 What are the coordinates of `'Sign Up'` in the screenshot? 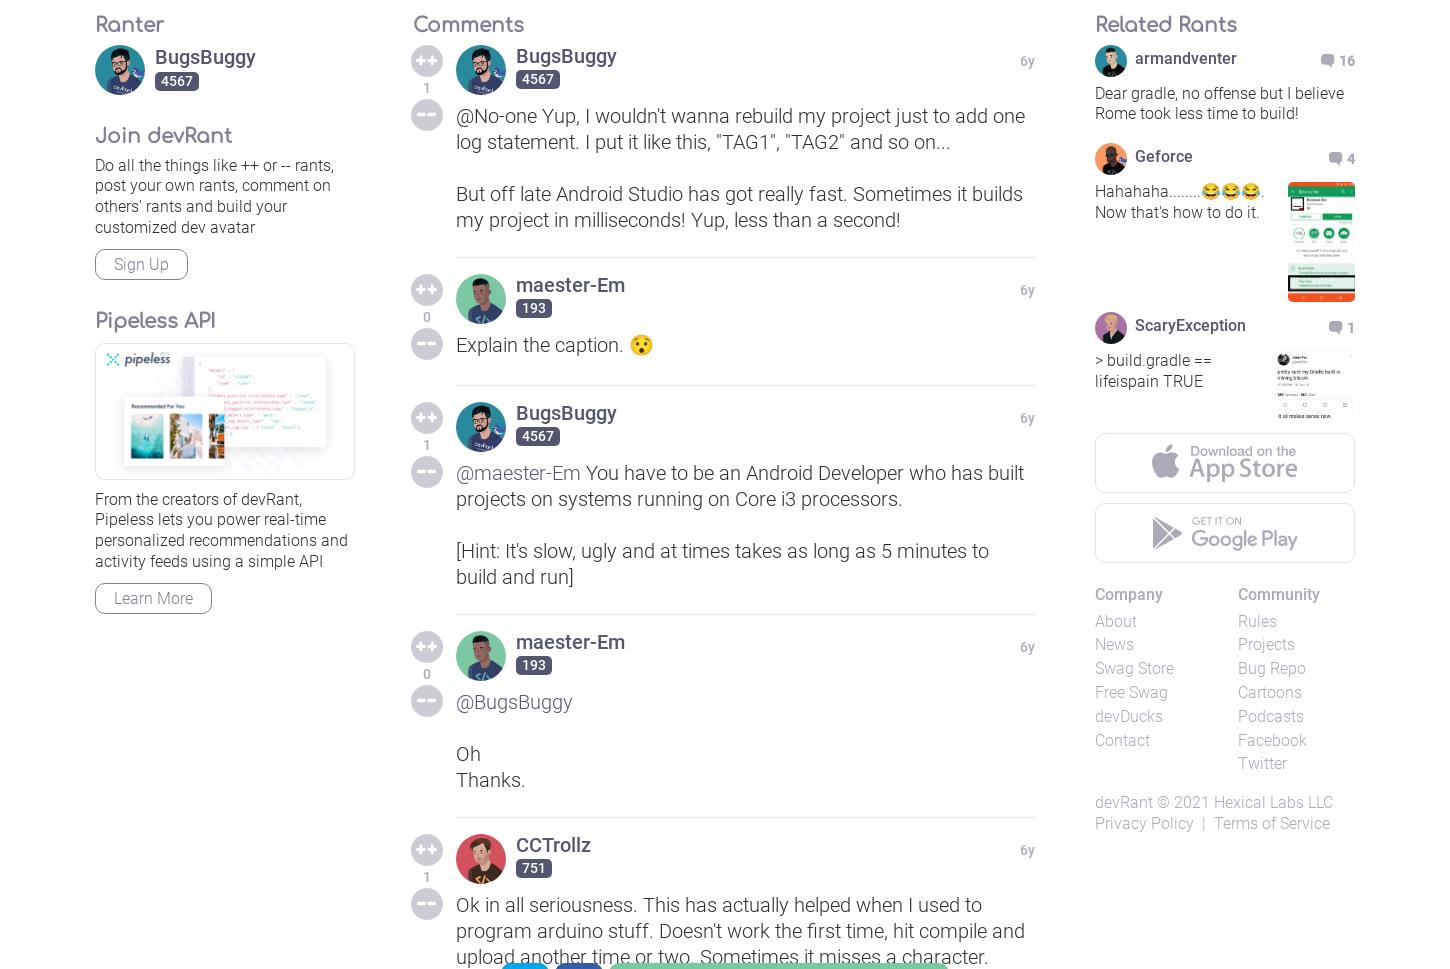 It's located at (113, 262).